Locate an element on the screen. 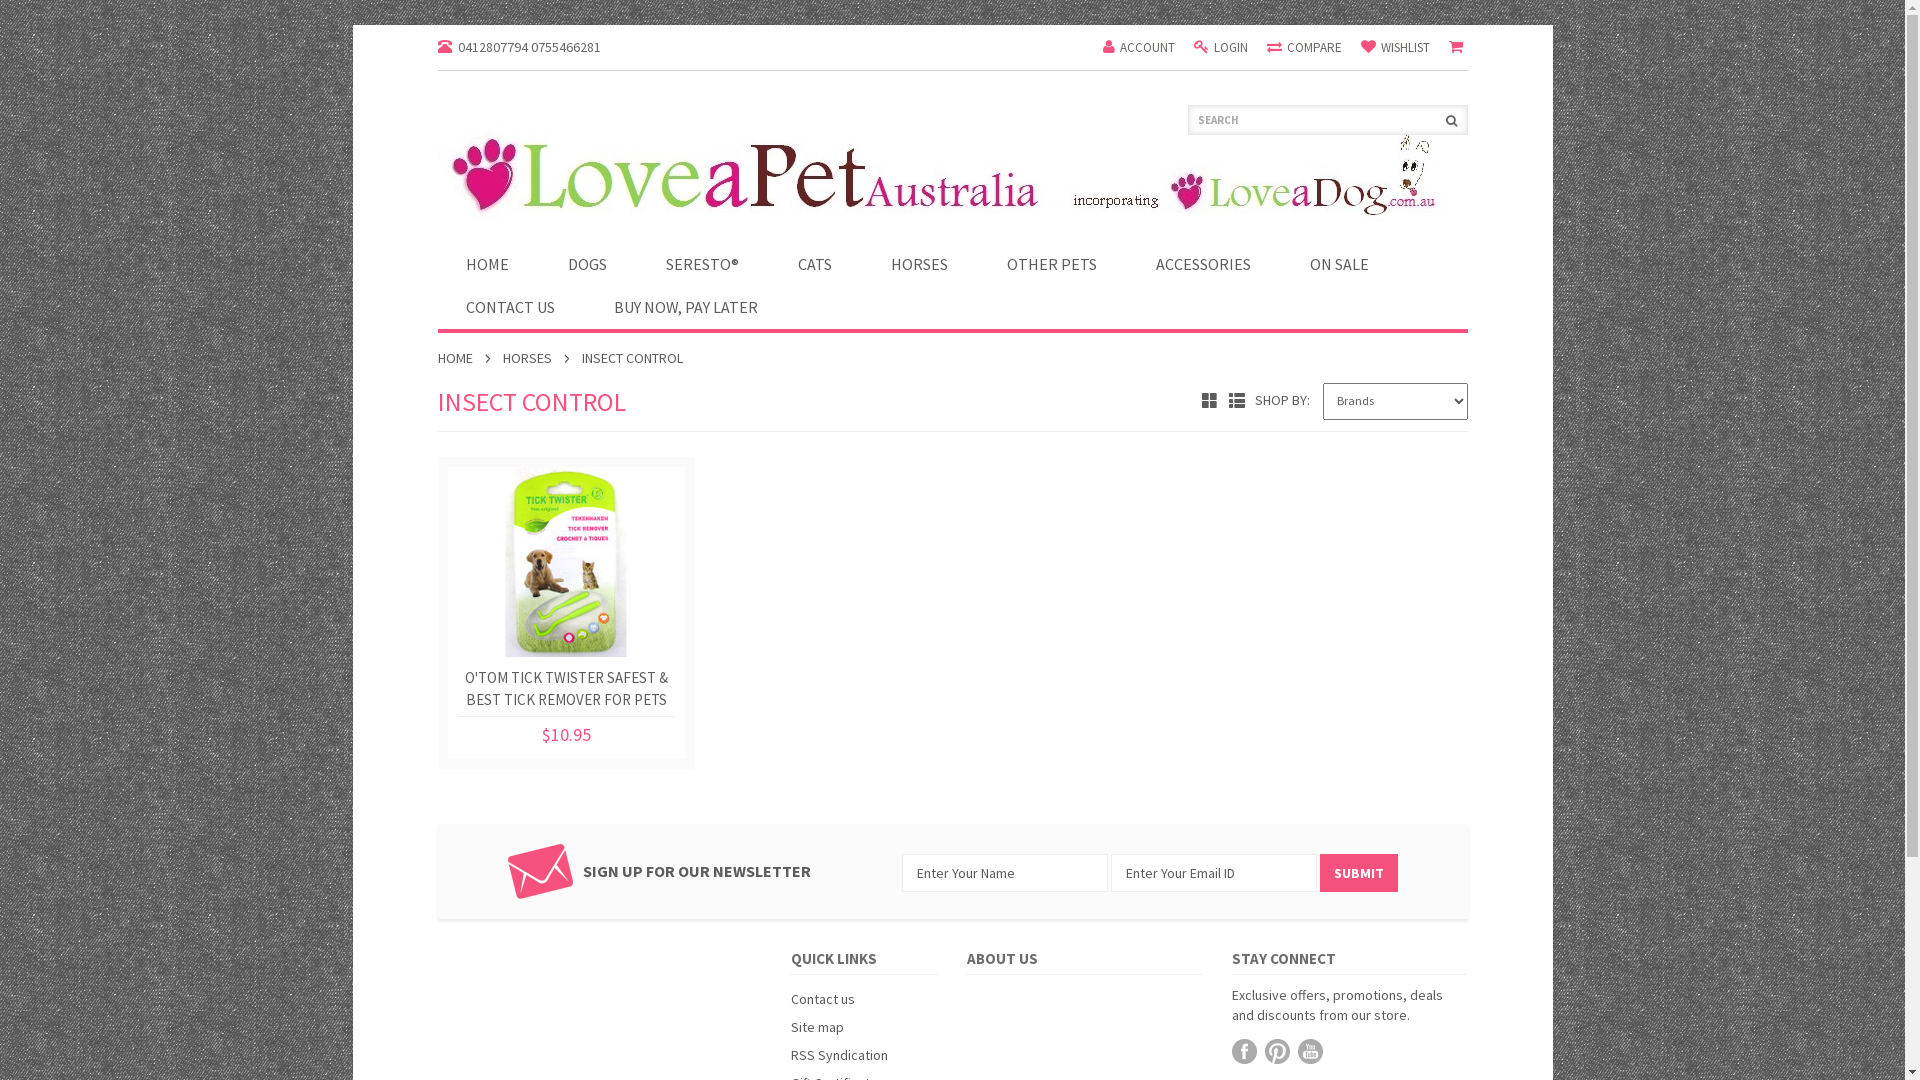  'Site map' is located at coordinates (817, 1026).